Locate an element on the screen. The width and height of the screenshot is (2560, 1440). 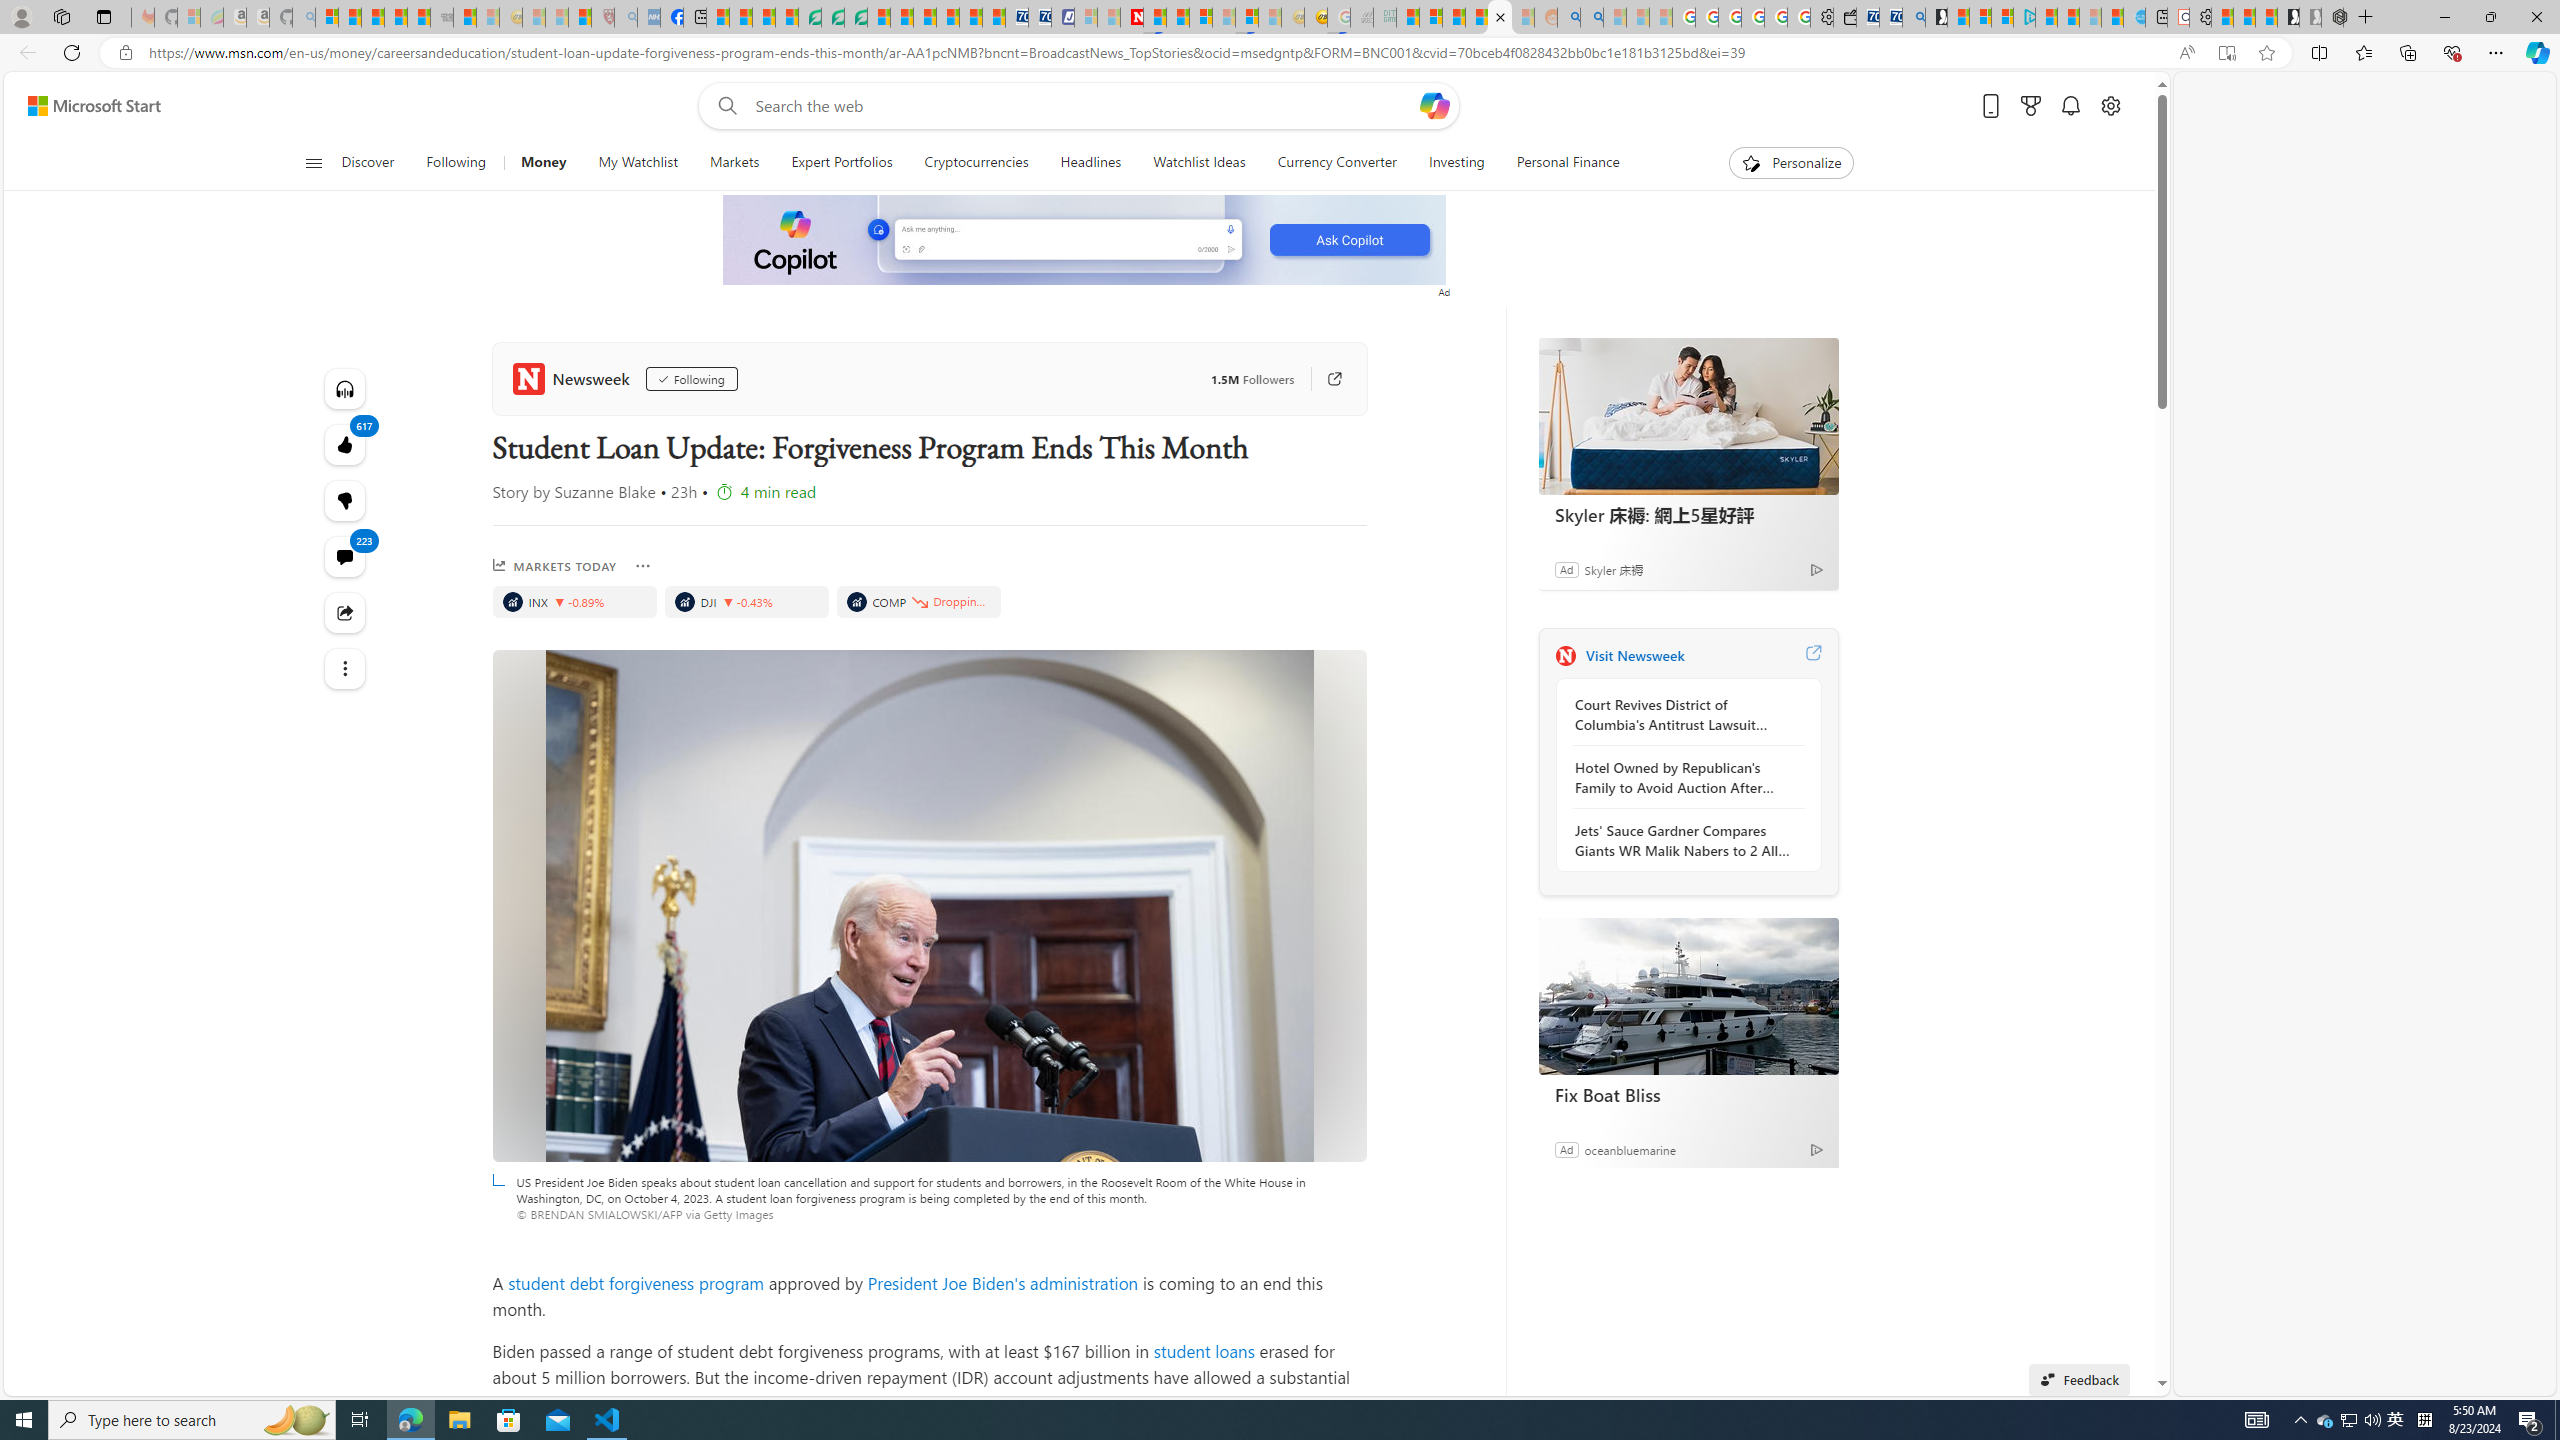
'Headlines' is located at coordinates (1089, 162).